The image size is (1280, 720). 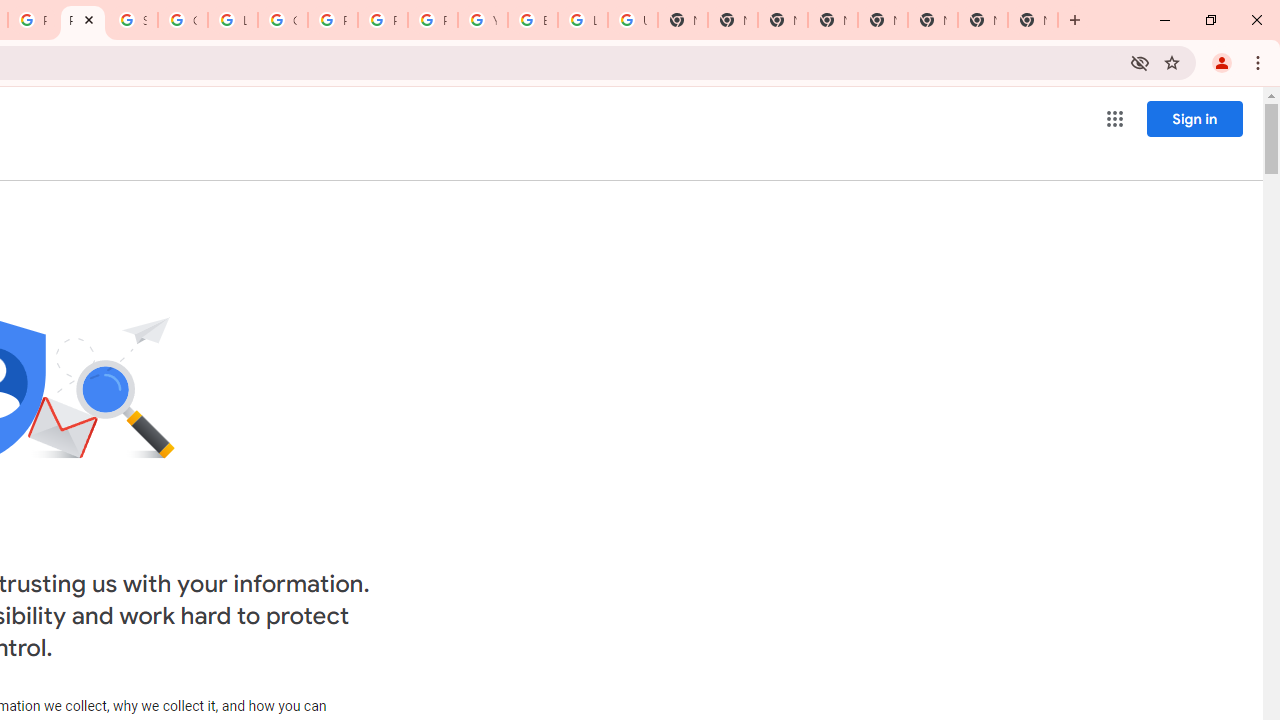 I want to click on 'Privacy Help Center - Policies Help', so click(x=383, y=20).